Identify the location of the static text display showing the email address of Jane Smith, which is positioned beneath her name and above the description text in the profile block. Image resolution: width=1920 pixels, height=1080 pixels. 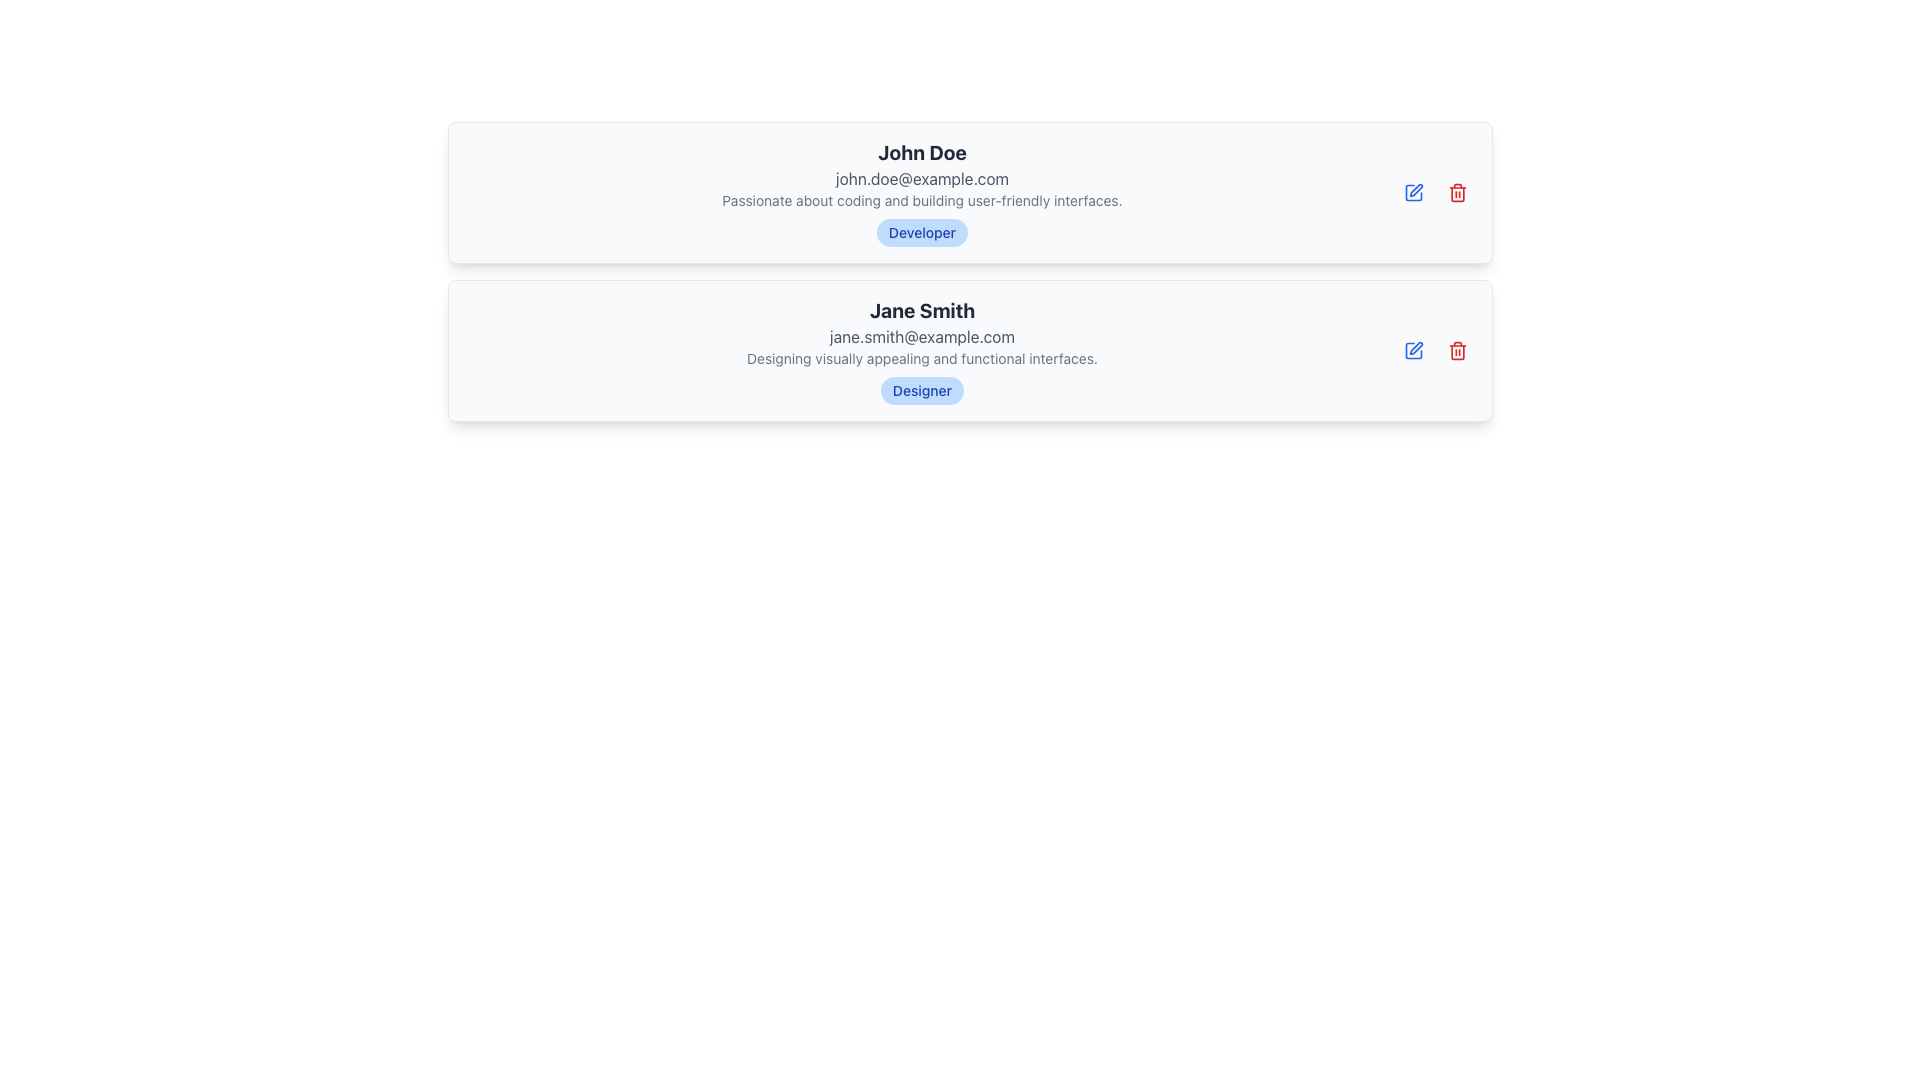
(921, 335).